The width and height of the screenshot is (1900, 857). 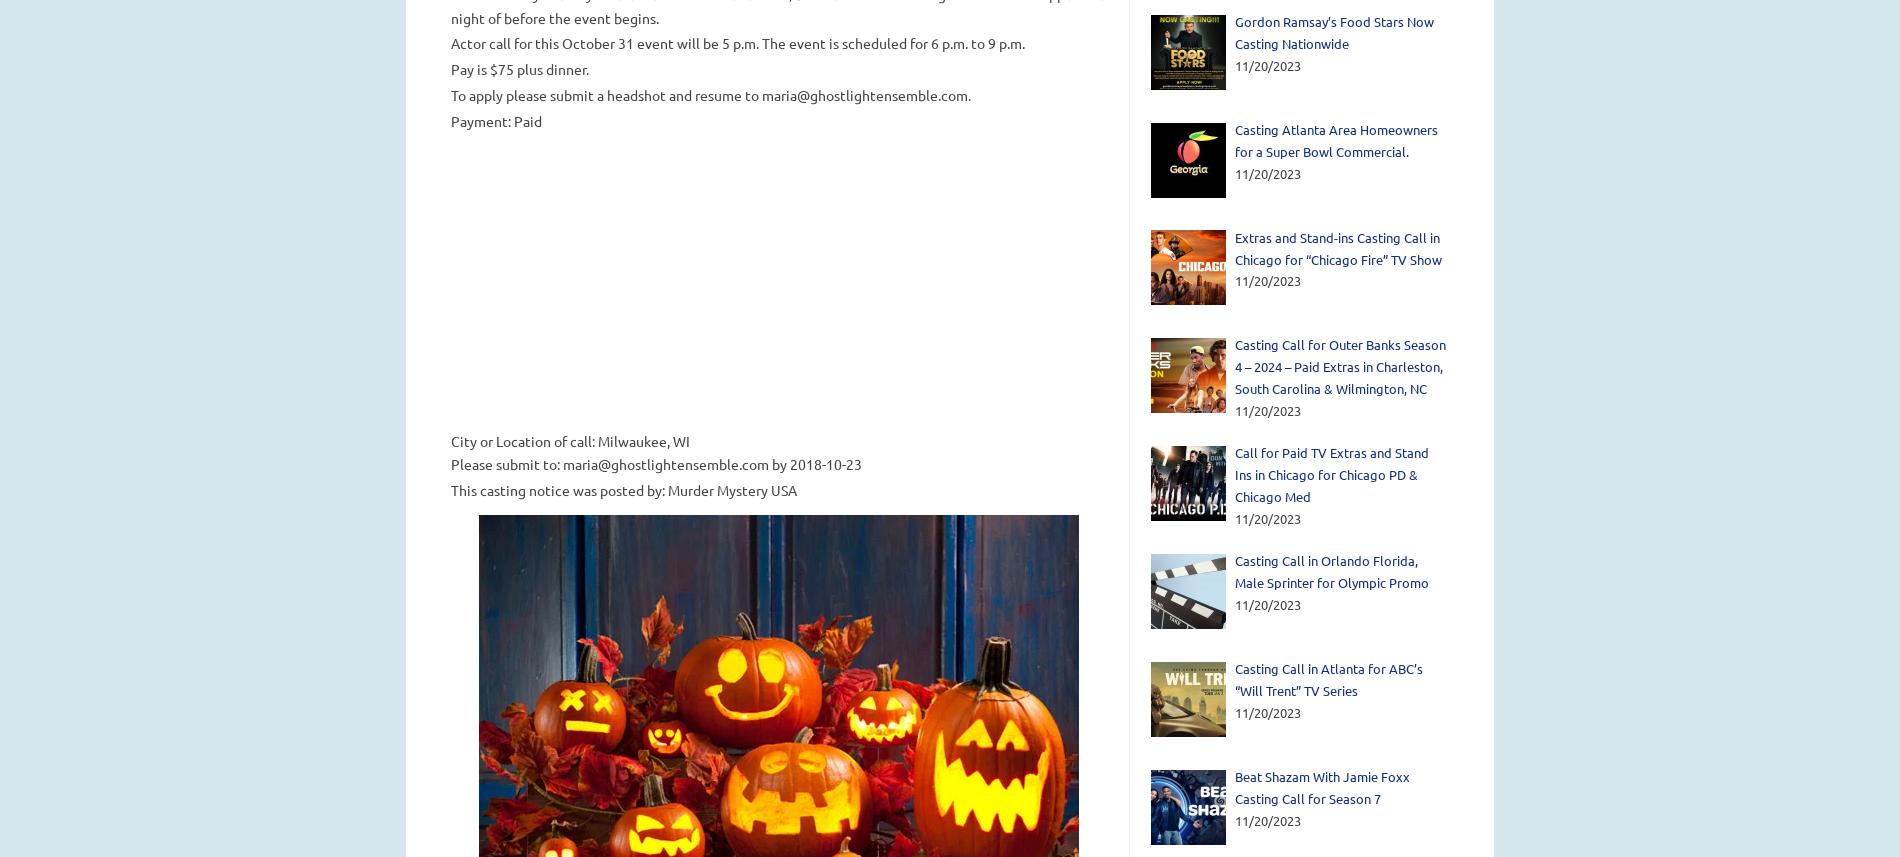 What do you see at coordinates (1234, 31) in the screenshot?
I see `'Gordon Ramsay’s Food Stars Now Casting Nationwide'` at bounding box center [1234, 31].